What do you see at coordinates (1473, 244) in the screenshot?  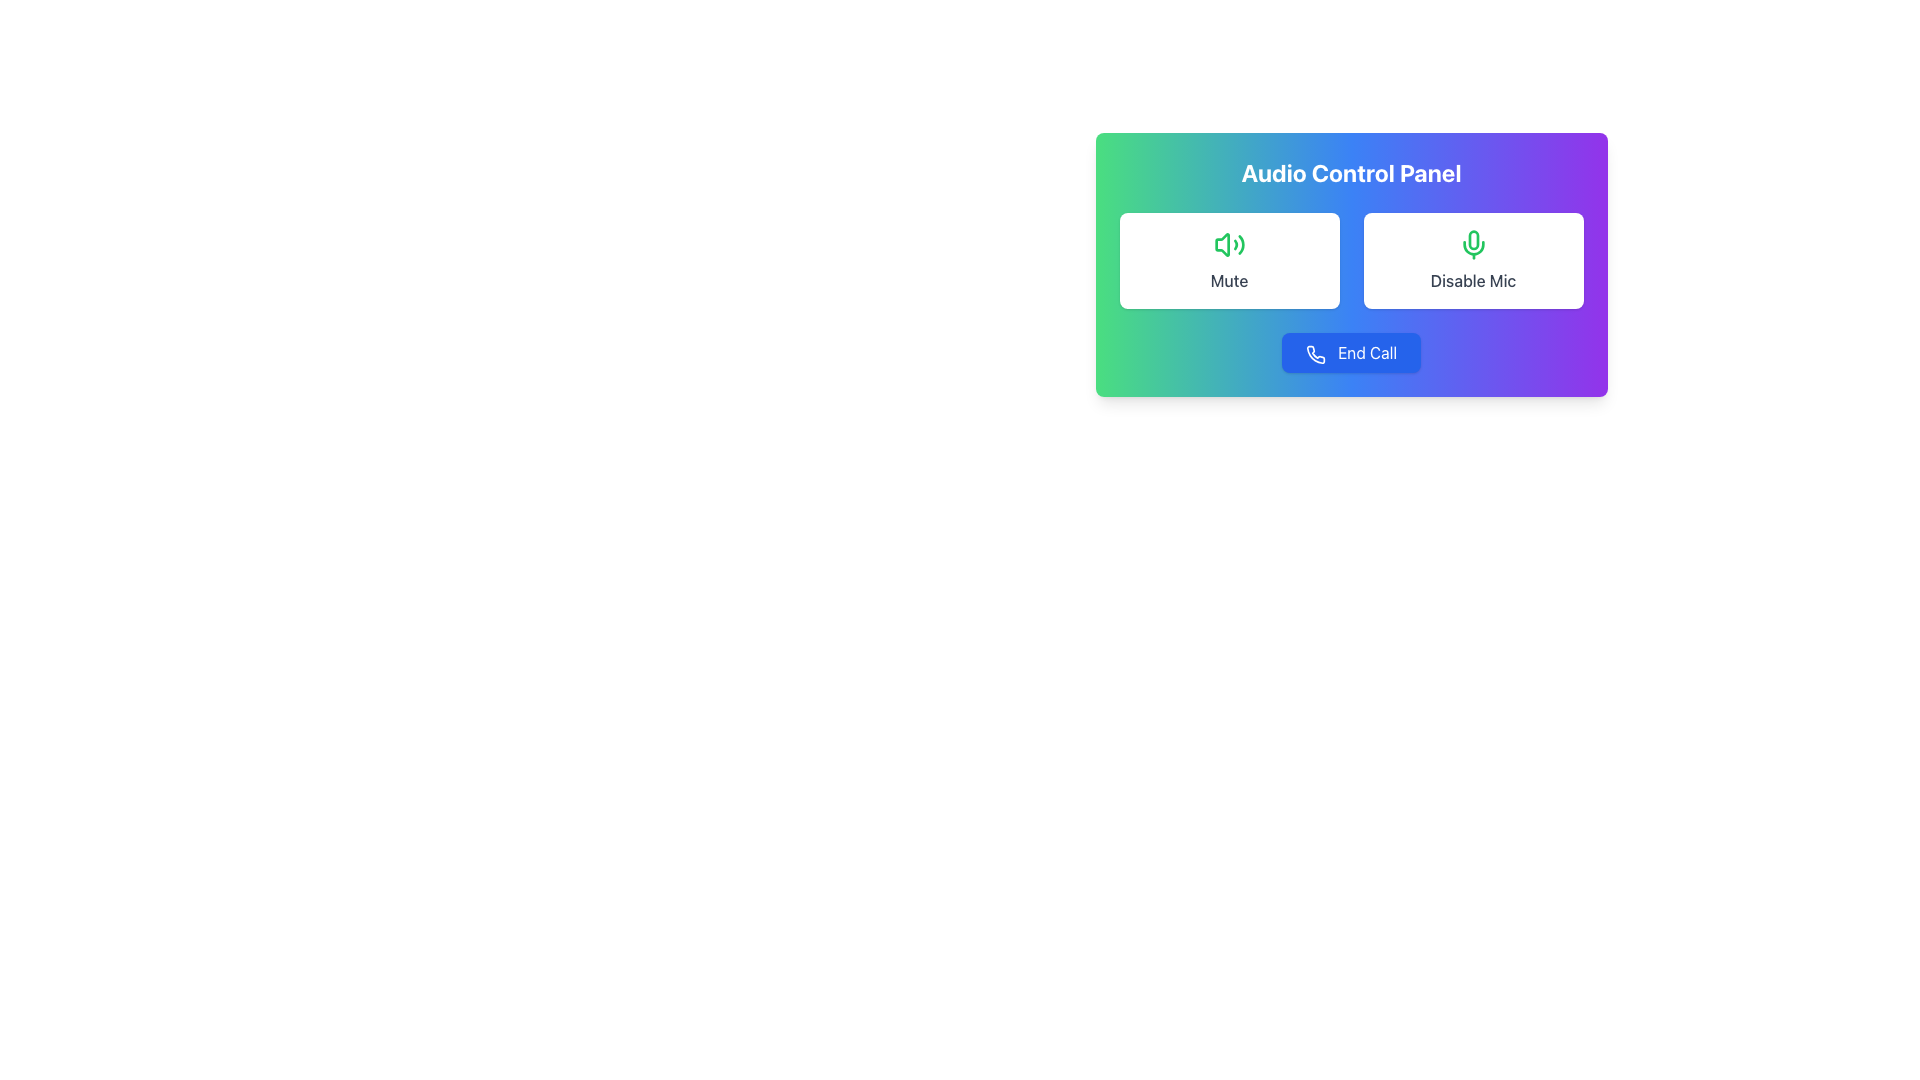 I see `the microphone icon that is part of the 'Disable Mic' button located at the top-right section of the interface` at bounding box center [1473, 244].